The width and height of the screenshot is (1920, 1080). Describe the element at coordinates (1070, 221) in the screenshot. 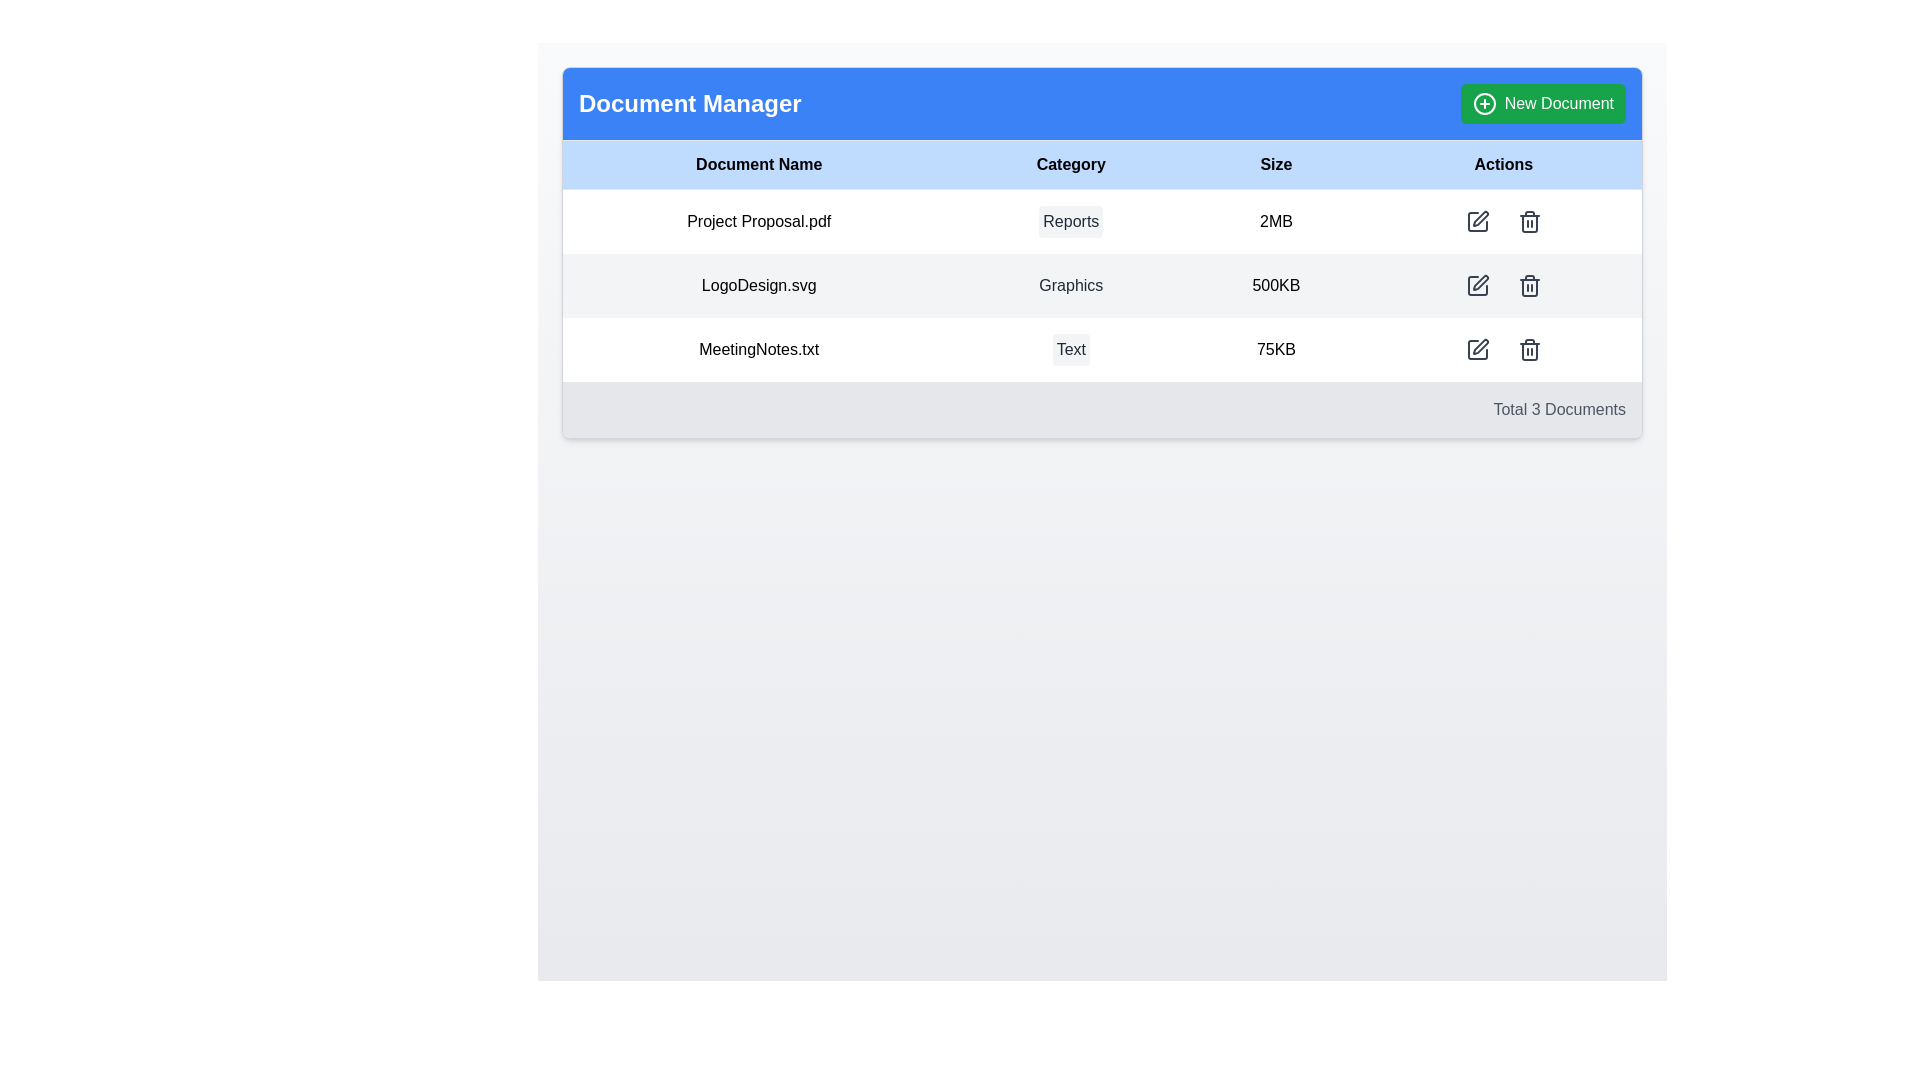

I see `the 'Reports' label, which is a small label with rounded corners, located in the second cell of the second row under the 'Category' column of the table corresponding to 'Project Proposal.pdf'` at that location.